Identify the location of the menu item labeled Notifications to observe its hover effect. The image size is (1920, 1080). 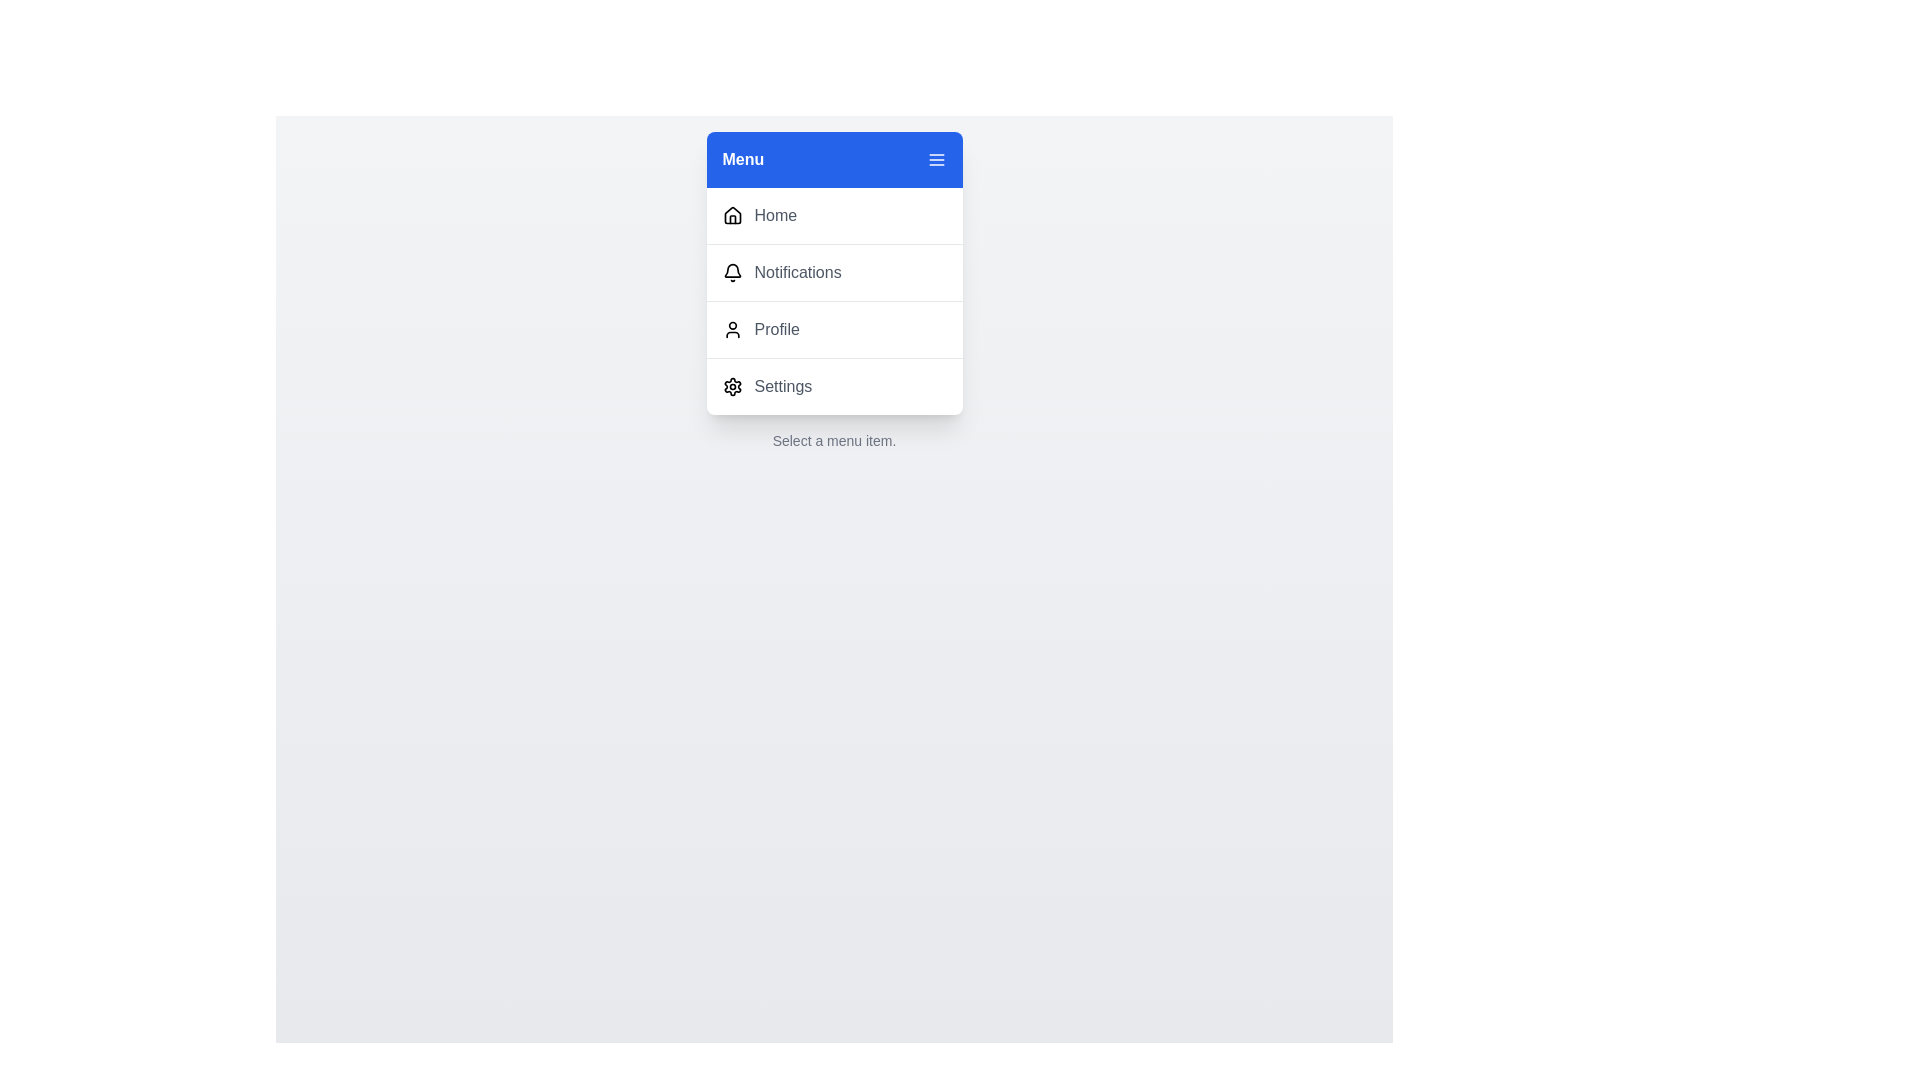
(834, 272).